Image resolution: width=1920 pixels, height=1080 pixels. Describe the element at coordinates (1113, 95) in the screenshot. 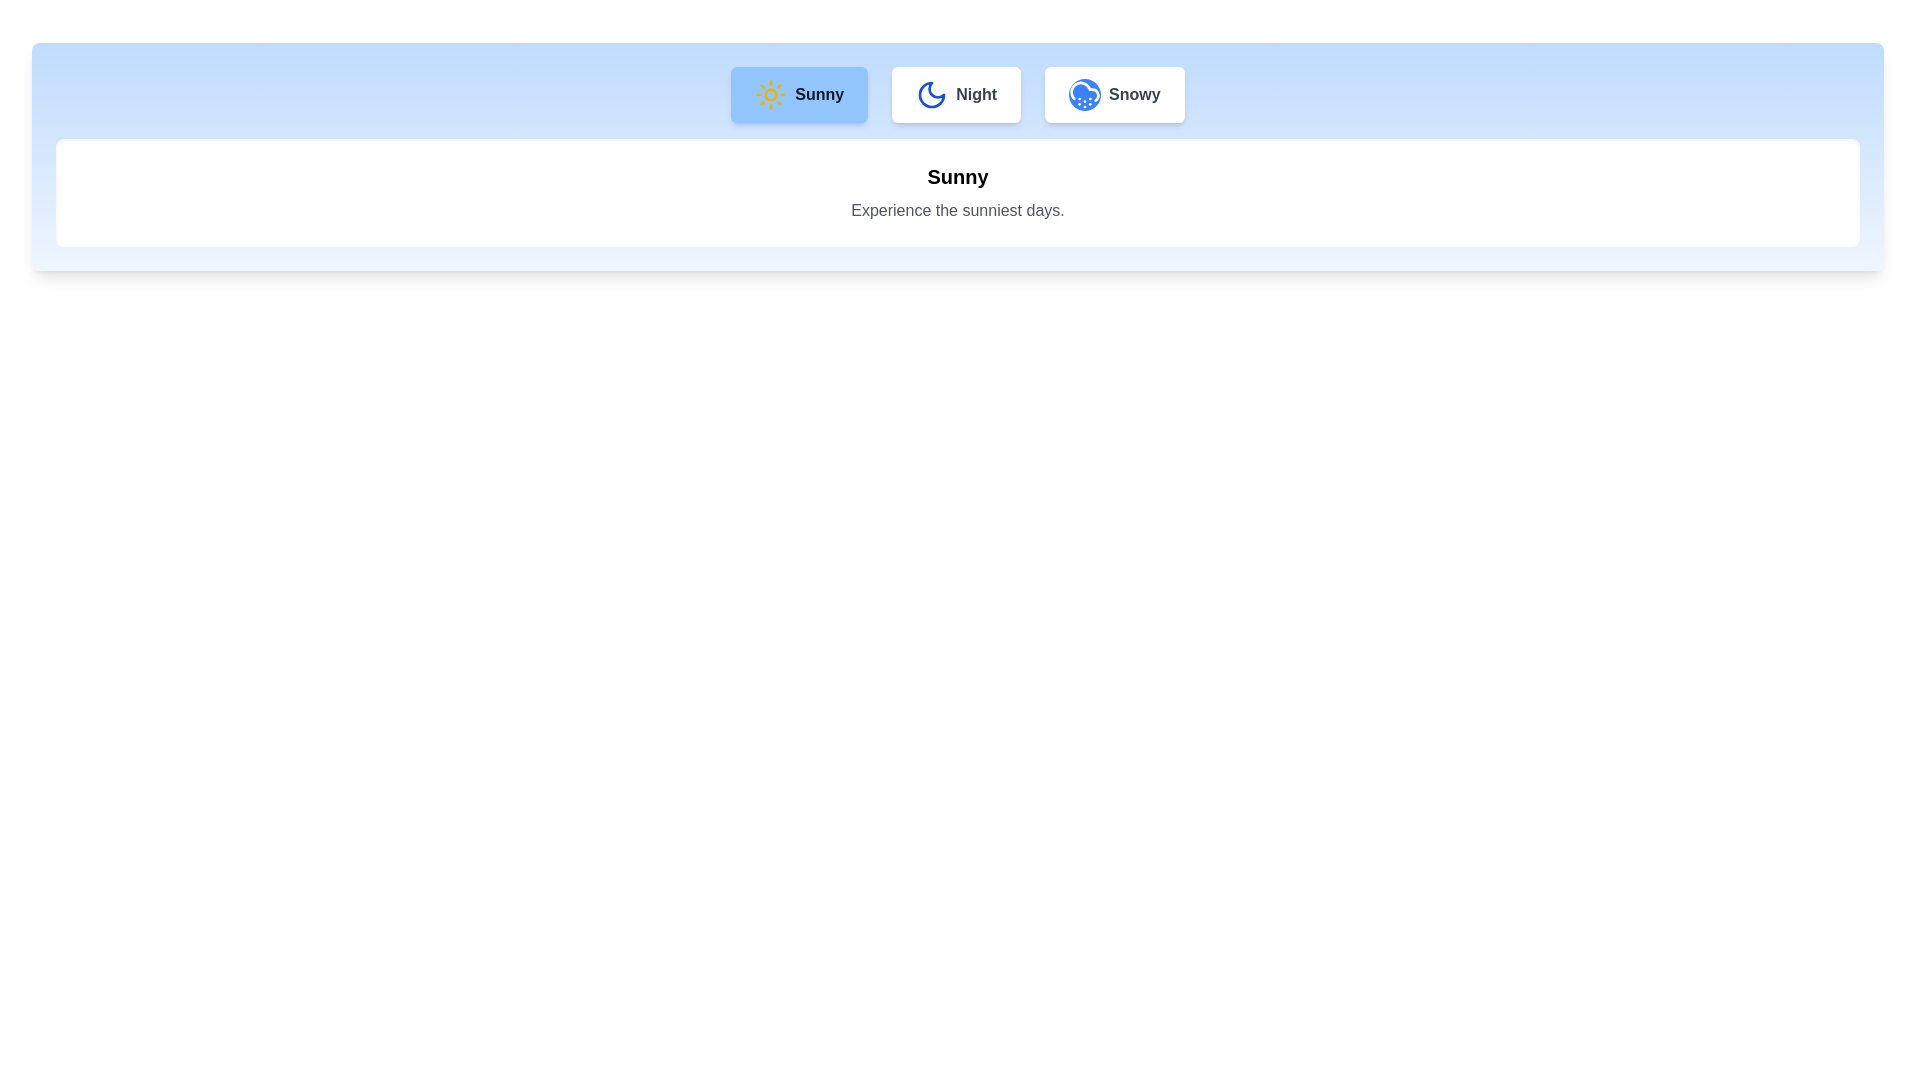

I see `the Snowy tab by clicking on its button` at that location.